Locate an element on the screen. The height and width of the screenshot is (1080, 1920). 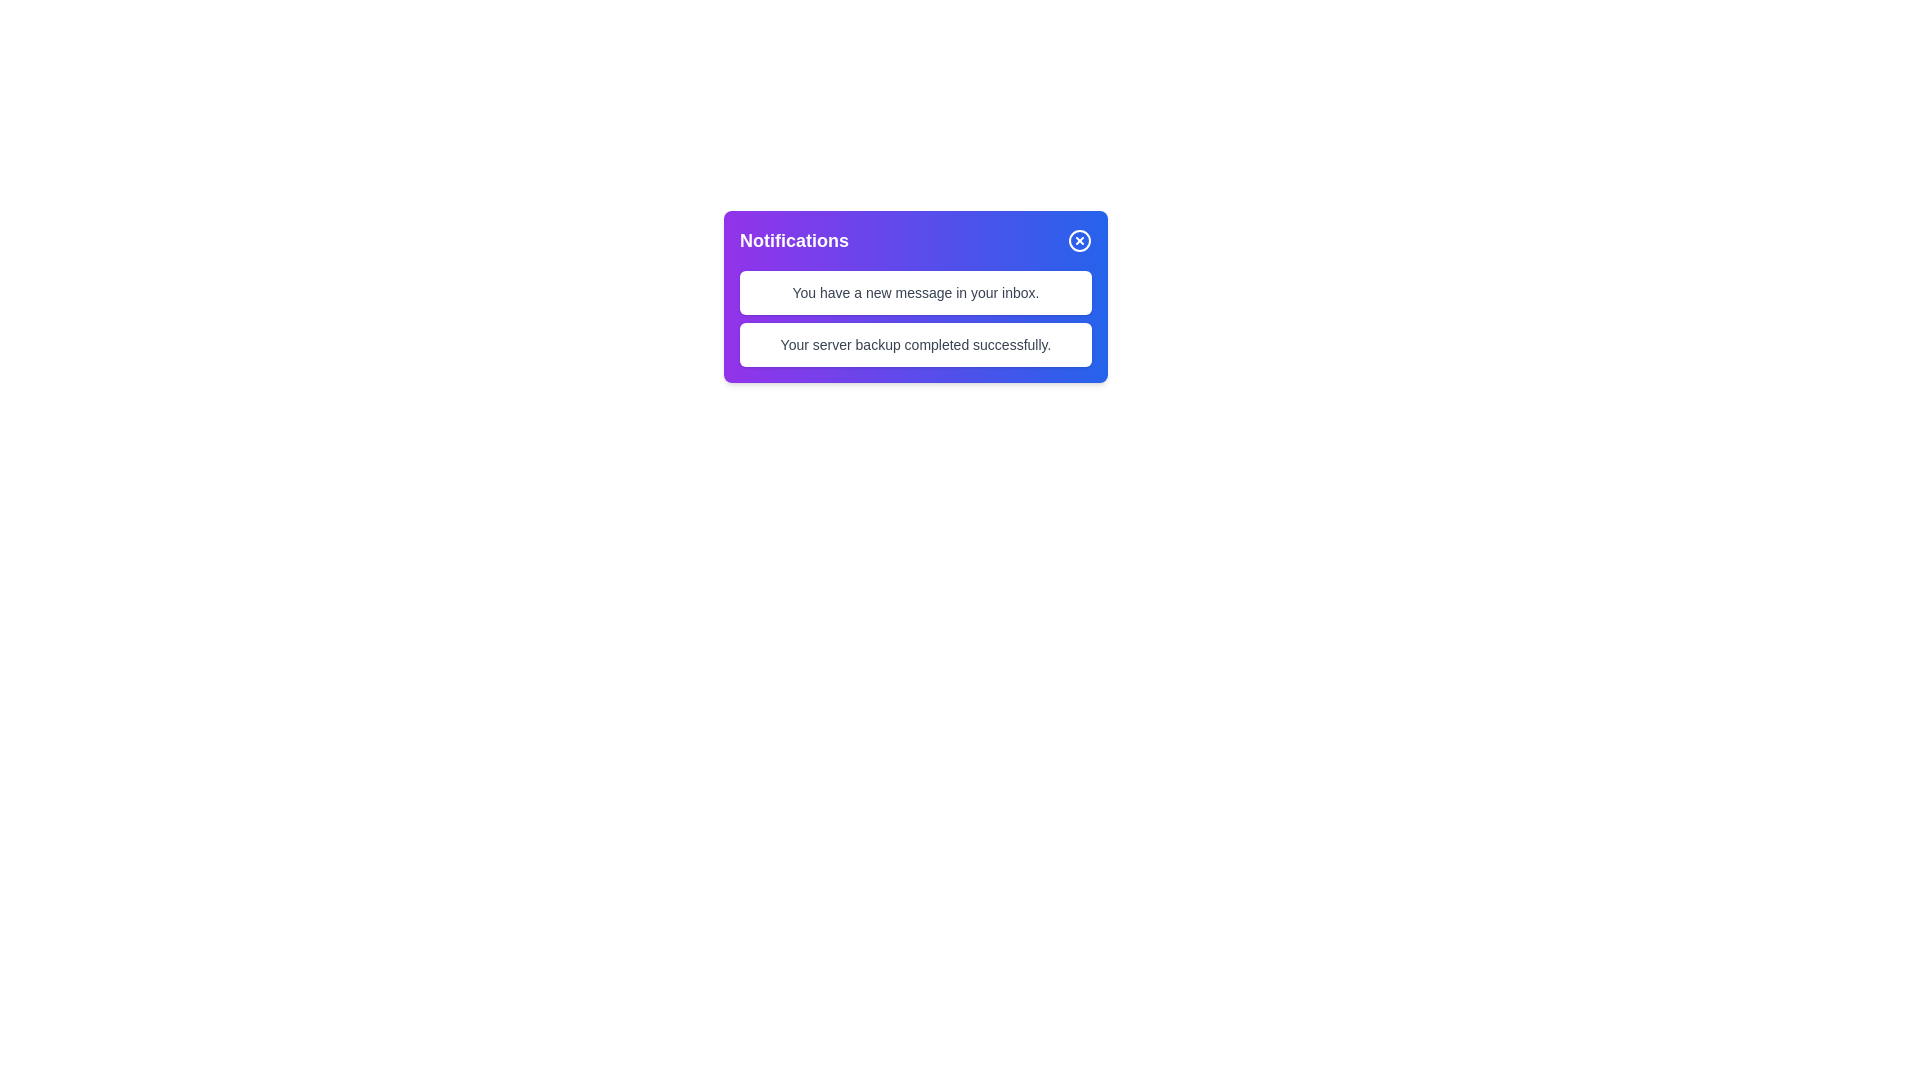
the 'Notifications' text label, which is a bold, white label on a gradient purple background, located in the upper-left part of the notification panel is located at coordinates (793, 239).